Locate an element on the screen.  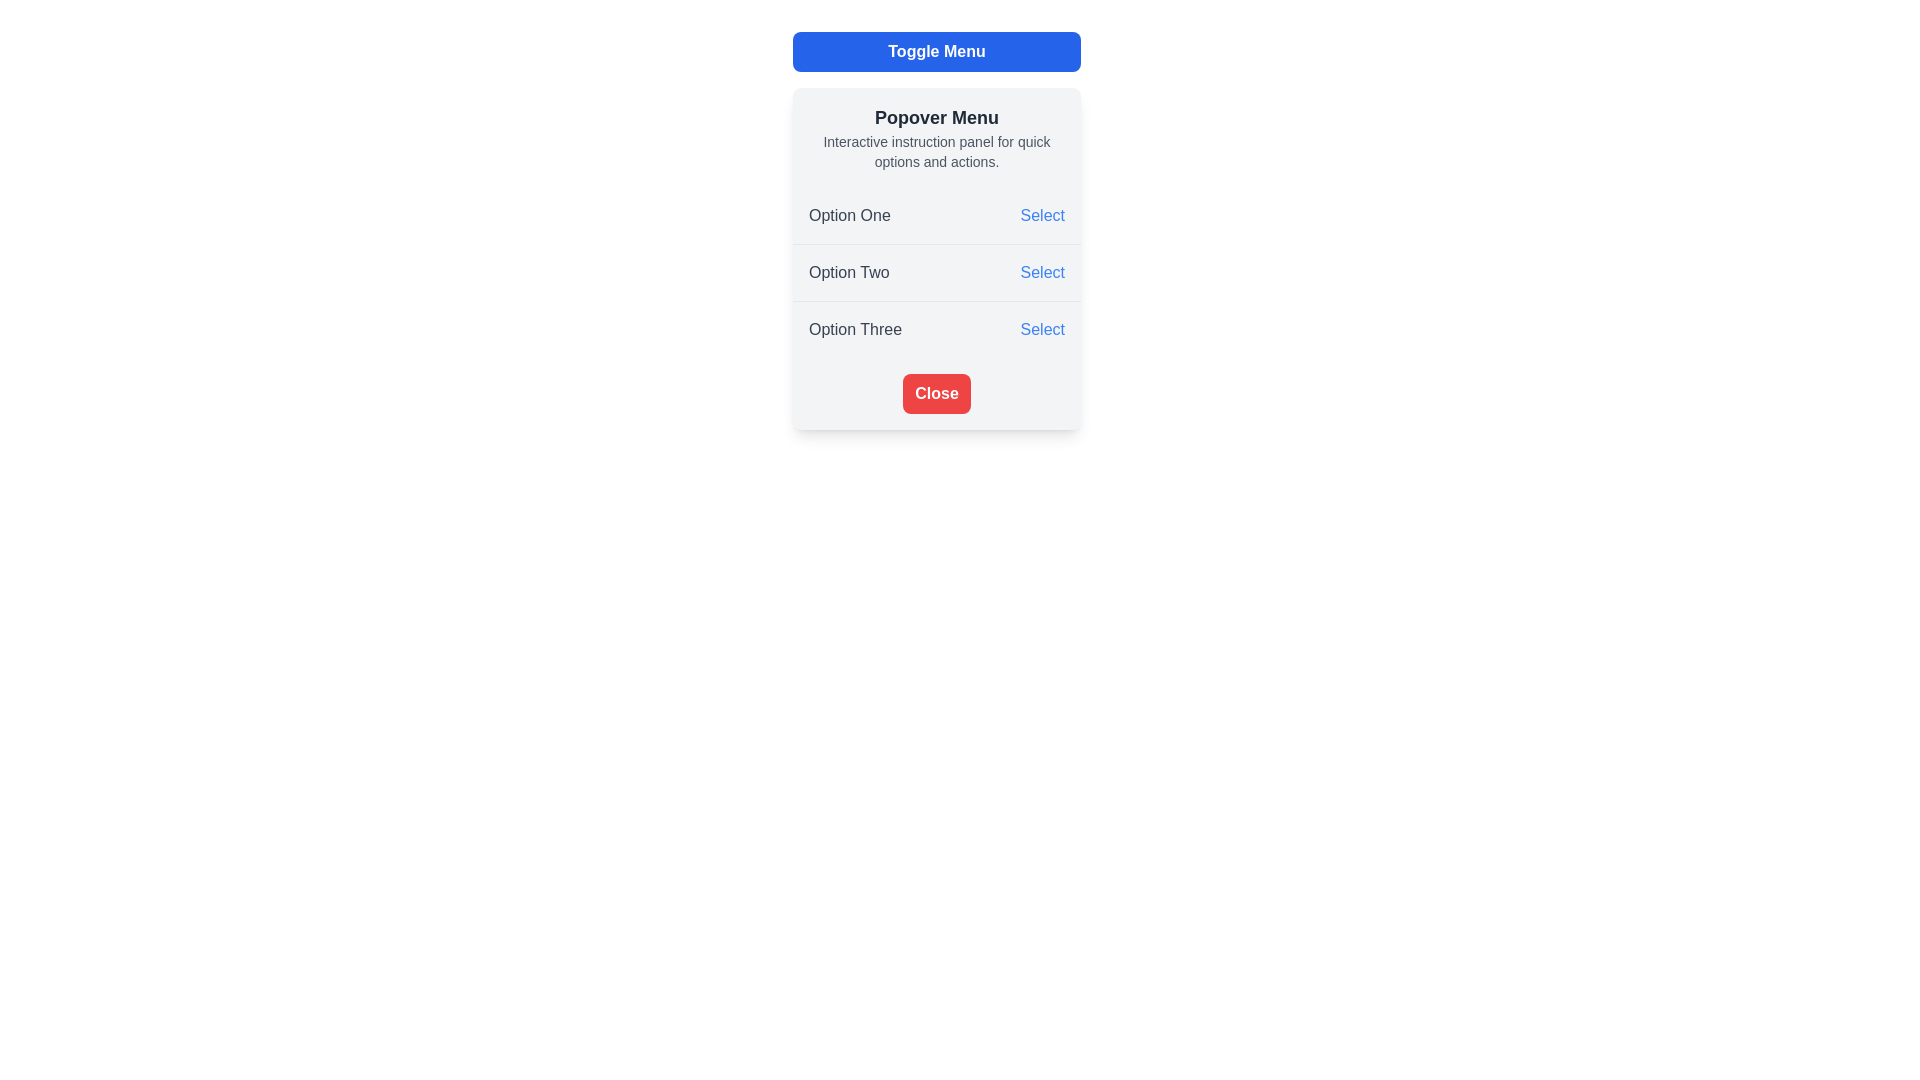
the interactive text or button labeled 'Option One' in the popover menu to change its style, indicating interactivity is located at coordinates (1041, 216).